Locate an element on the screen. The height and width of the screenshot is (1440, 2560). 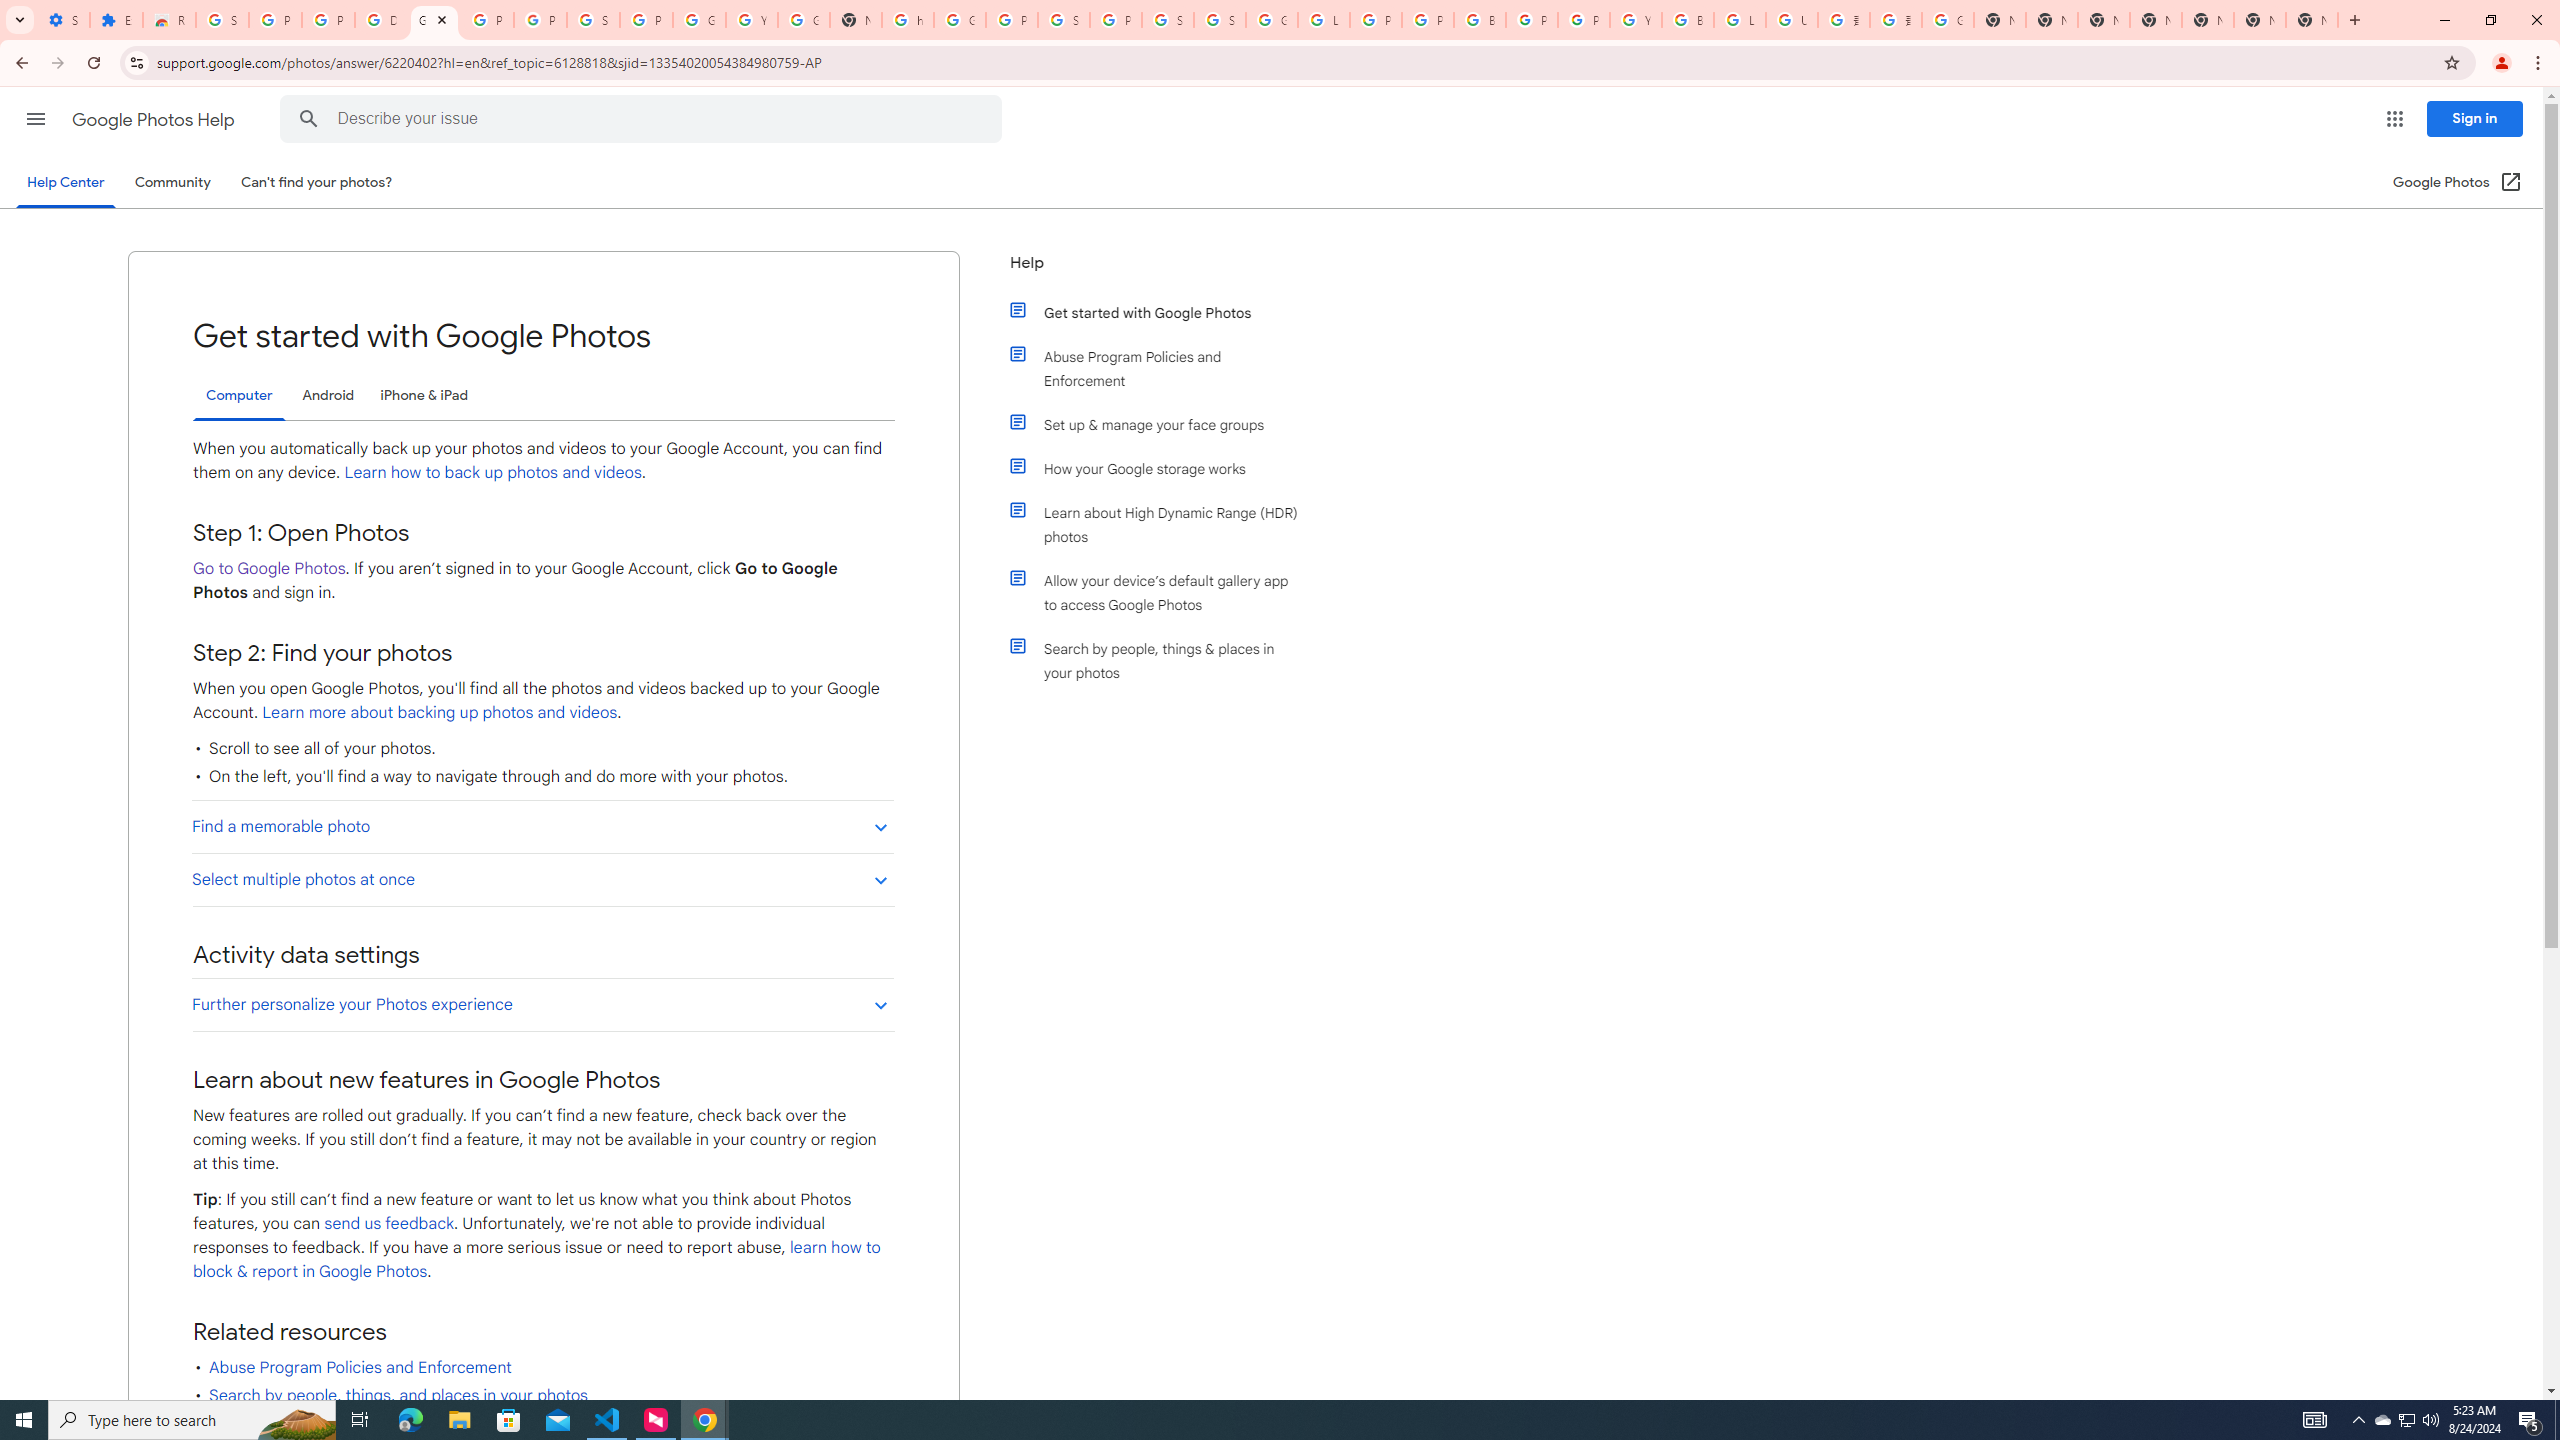
'Community' is located at coordinates (171, 181).